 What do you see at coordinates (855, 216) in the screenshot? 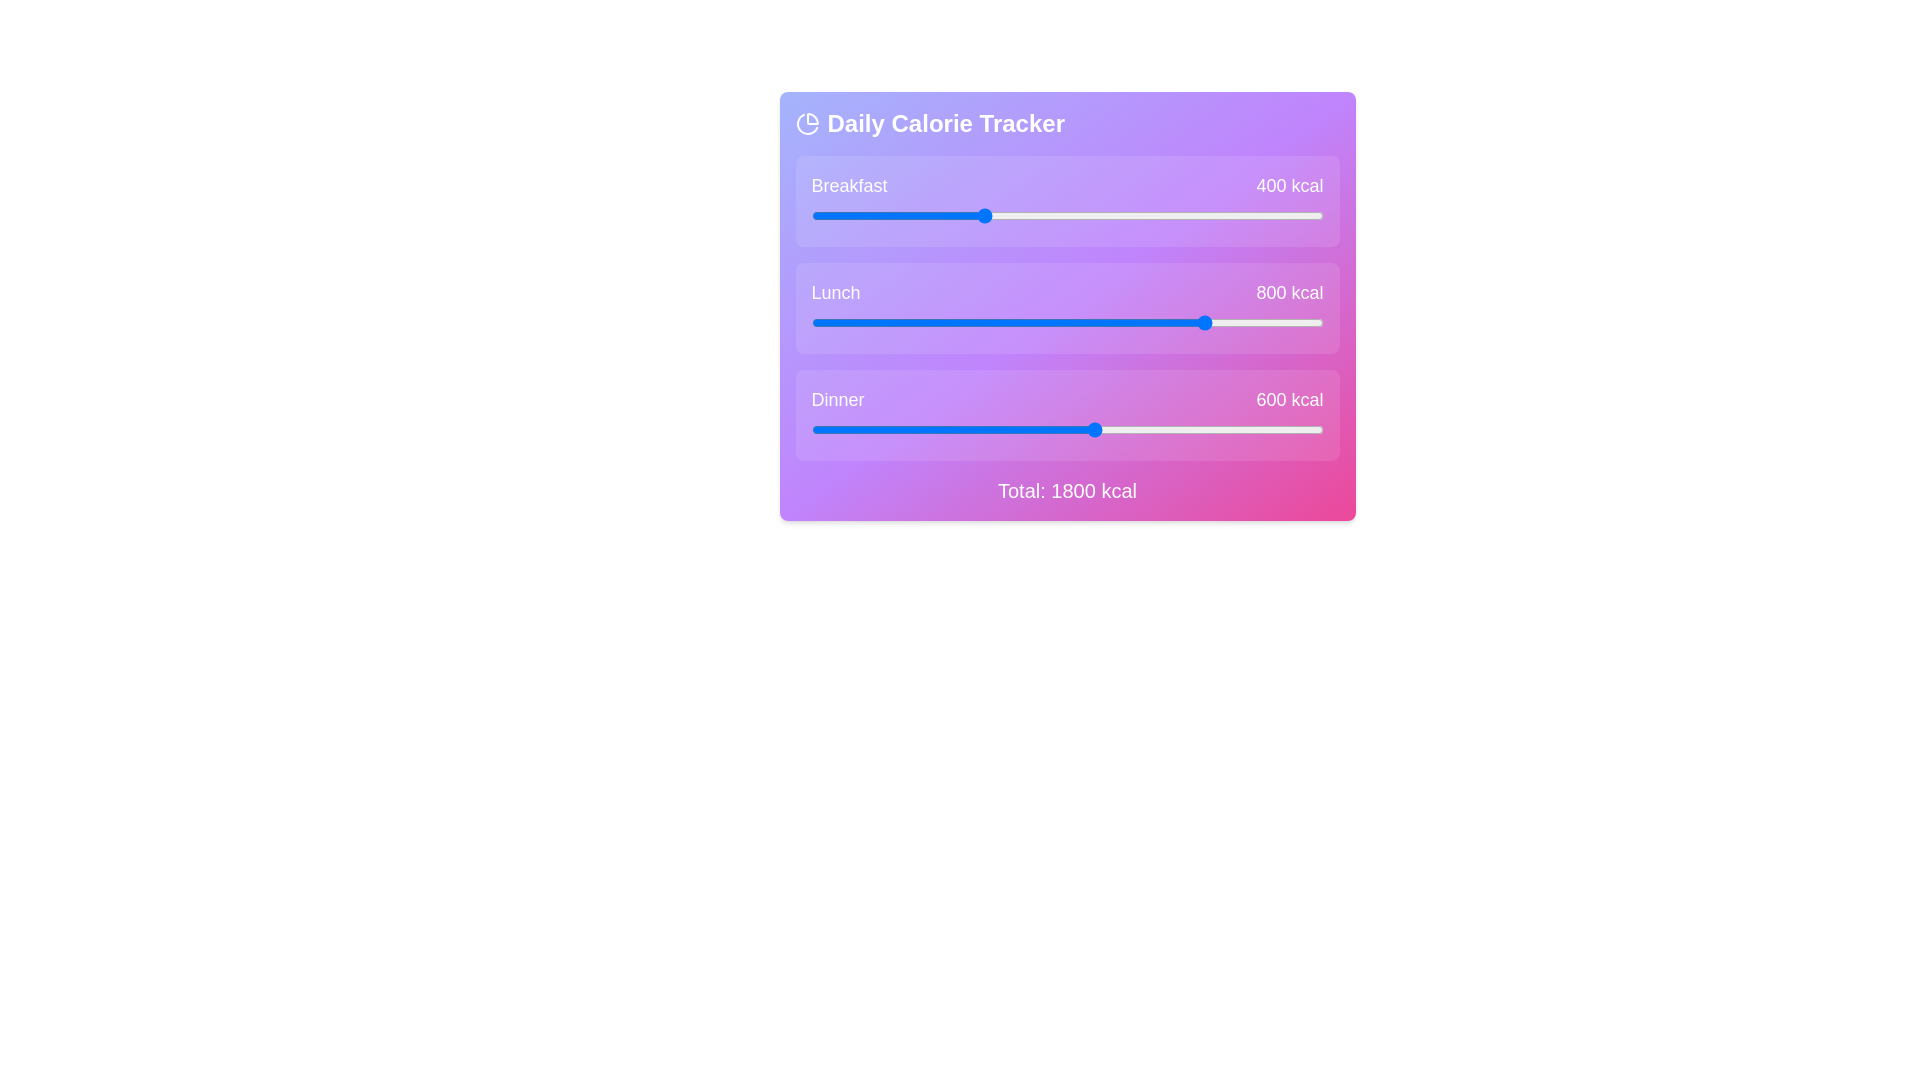
I see `the breakfast calorie value` at bounding box center [855, 216].